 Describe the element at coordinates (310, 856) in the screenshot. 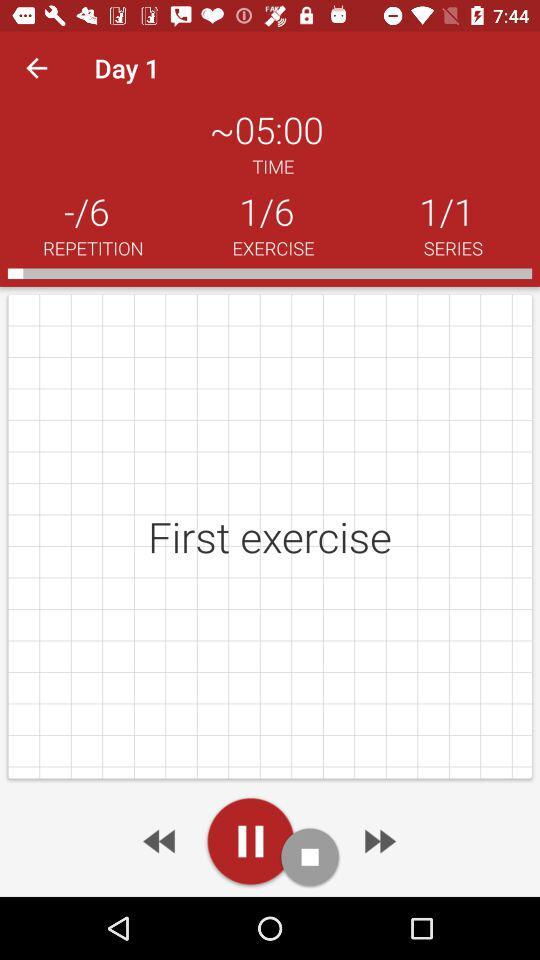

I see `stop audio` at that location.